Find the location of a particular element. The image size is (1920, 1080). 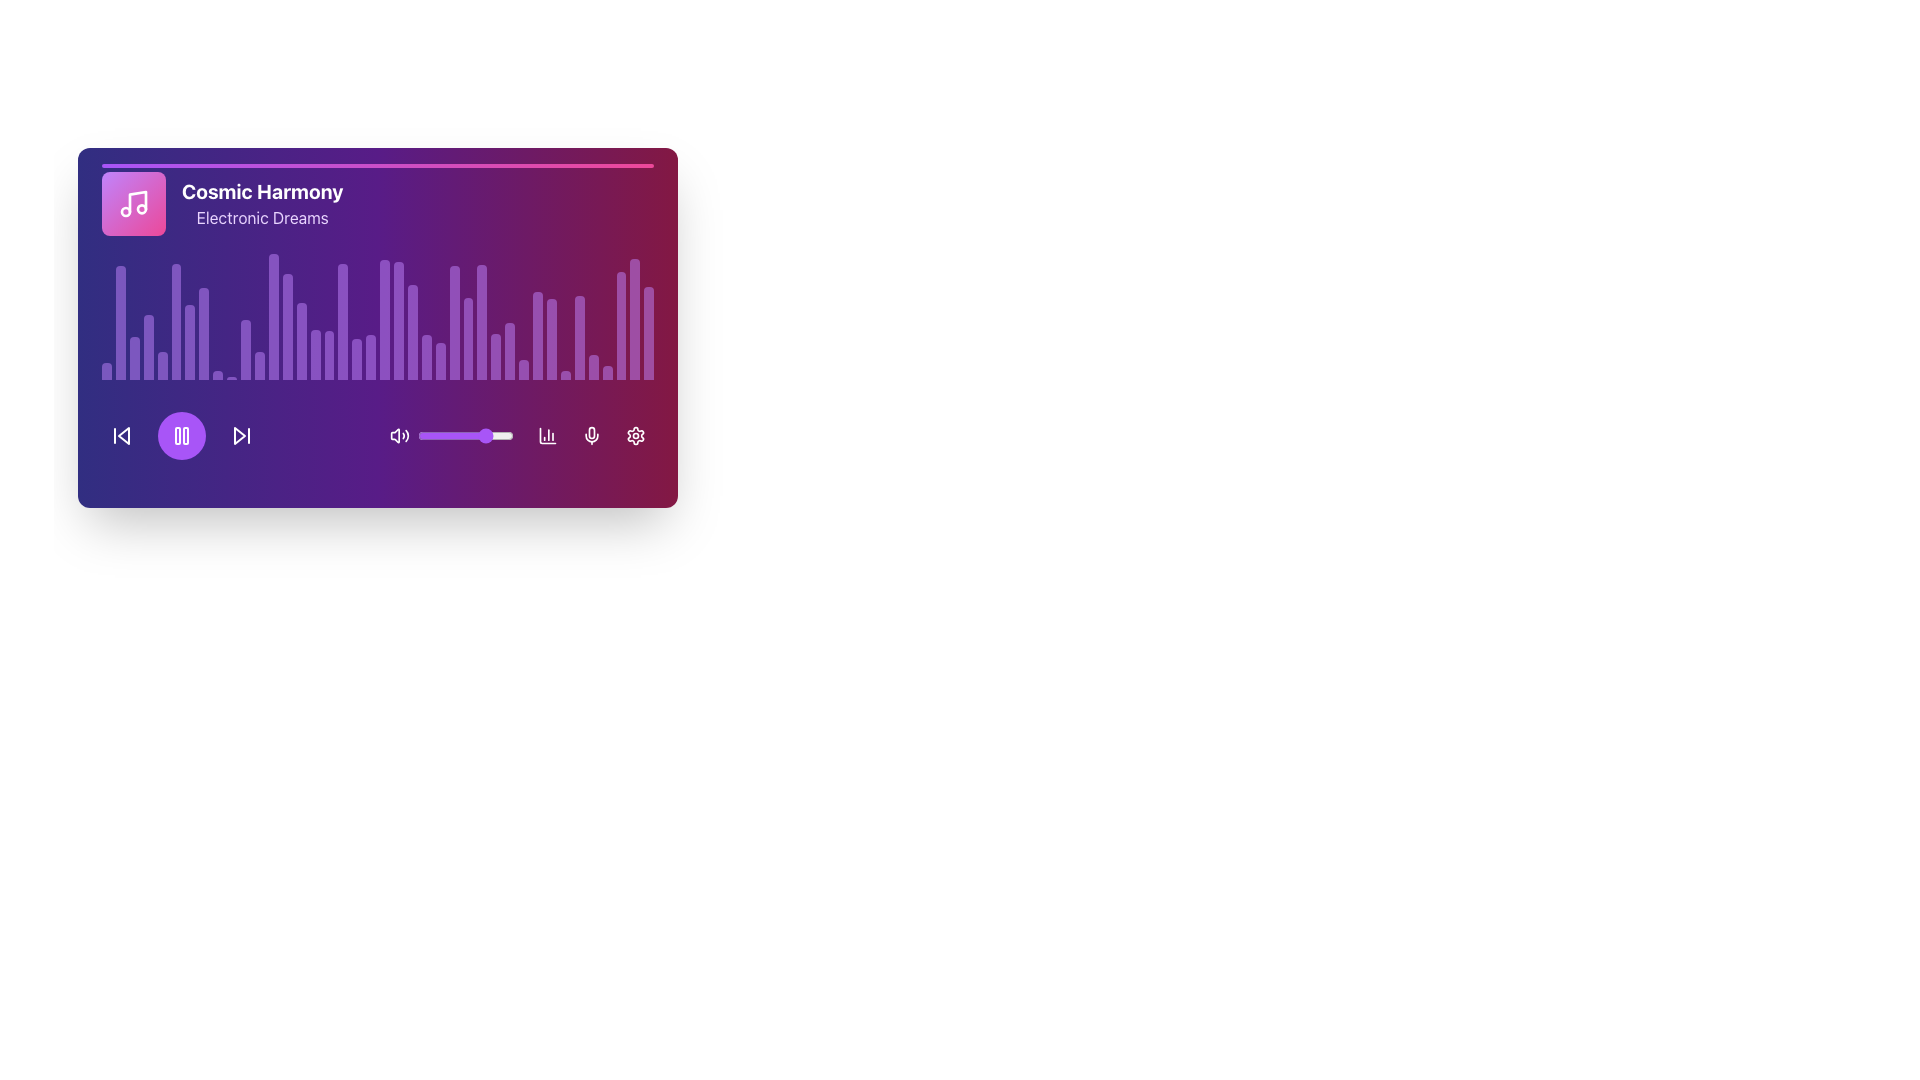

the fifth vertical purple bar with a rounded top in the audio equalizer display of the music player interface is located at coordinates (162, 366).